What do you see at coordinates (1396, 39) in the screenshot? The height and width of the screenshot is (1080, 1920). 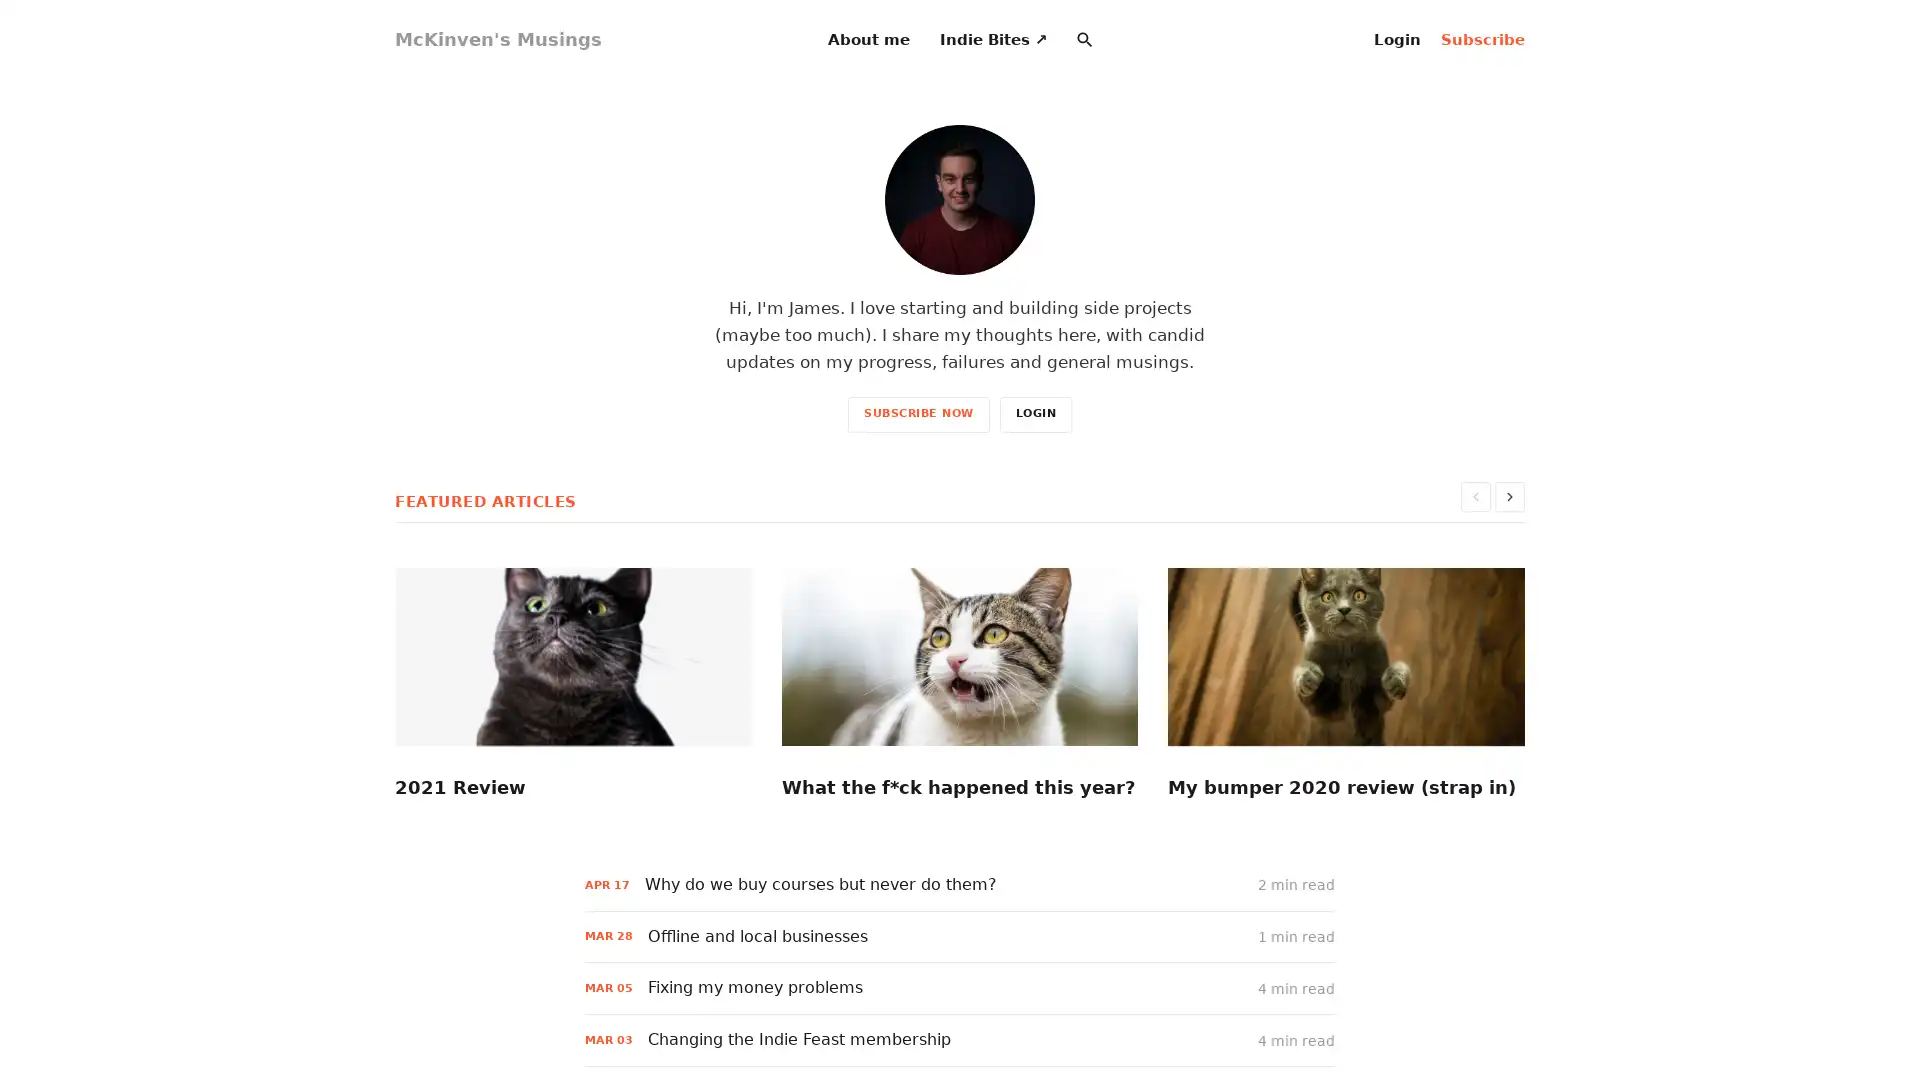 I see `Login` at bounding box center [1396, 39].